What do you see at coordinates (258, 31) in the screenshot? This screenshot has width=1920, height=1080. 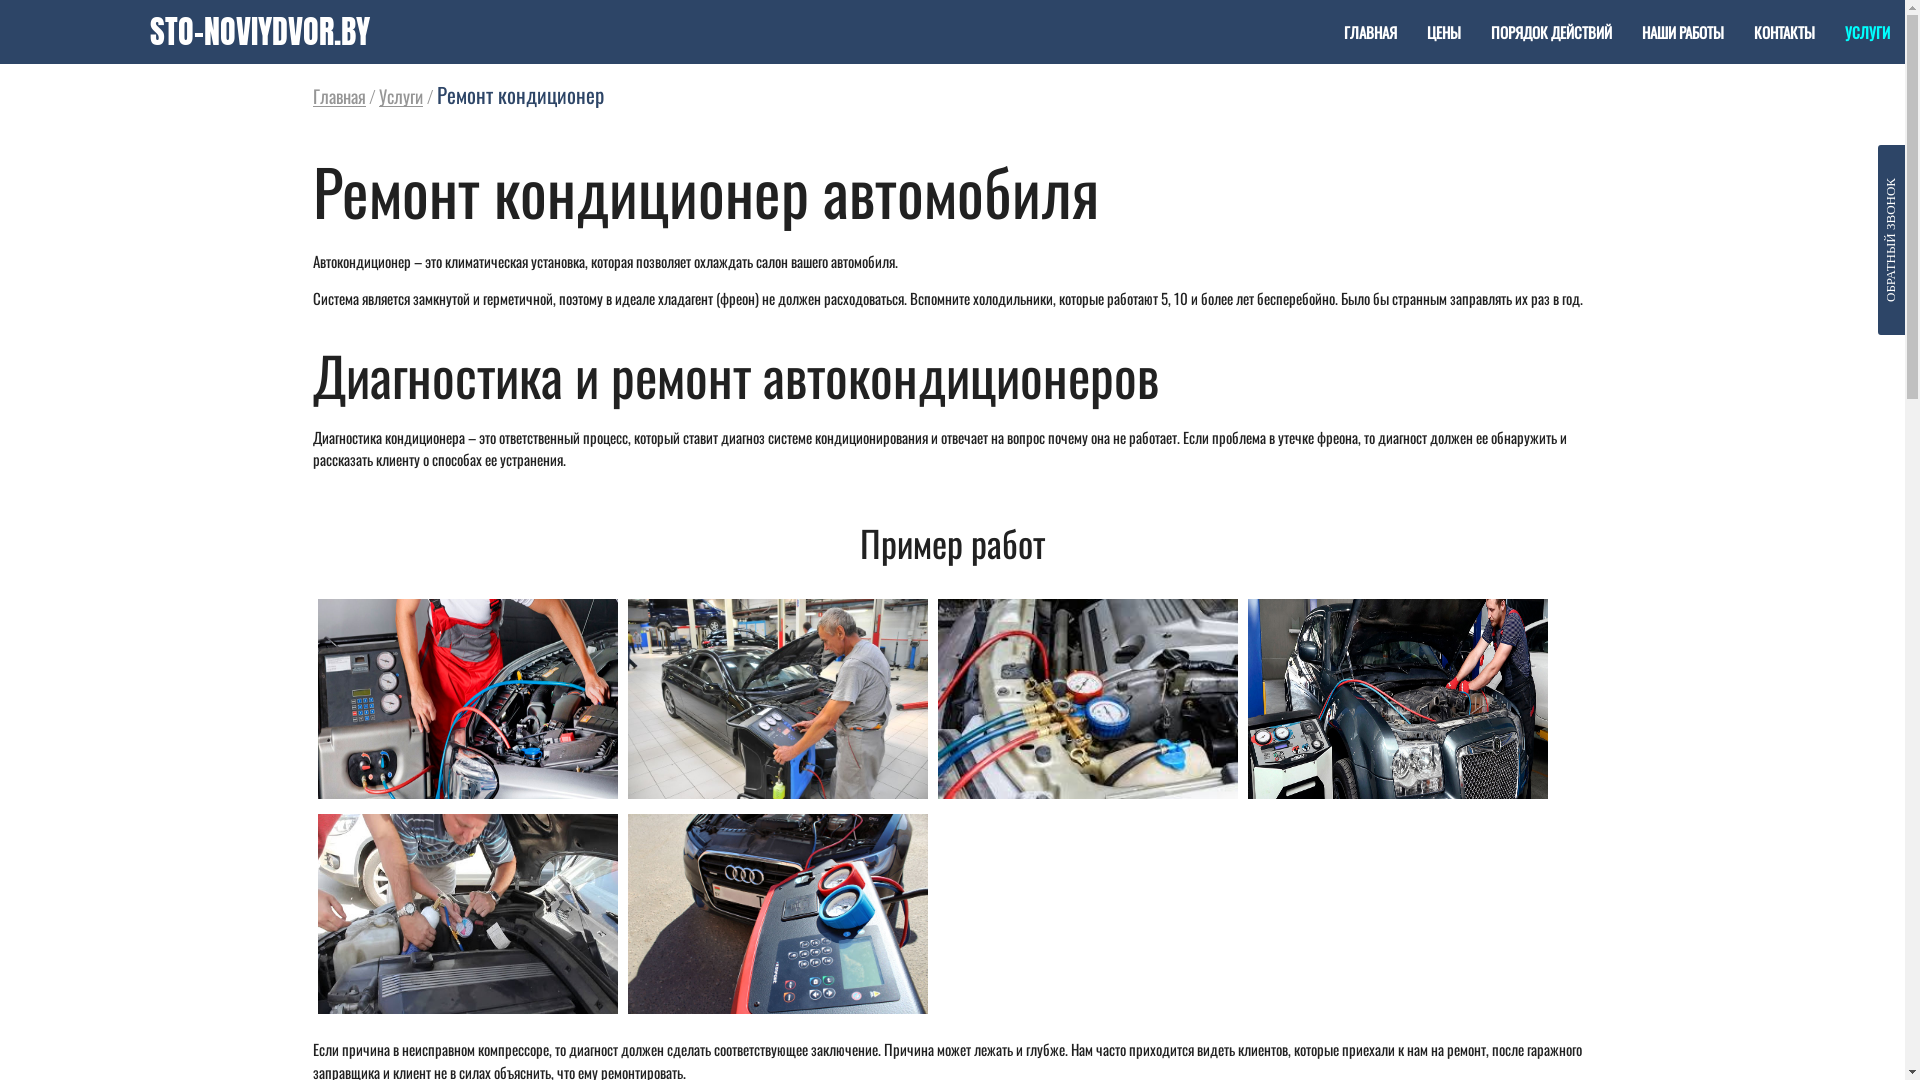 I see `'STO-NOVIYDVOR.BY'` at bounding box center [258, 31].